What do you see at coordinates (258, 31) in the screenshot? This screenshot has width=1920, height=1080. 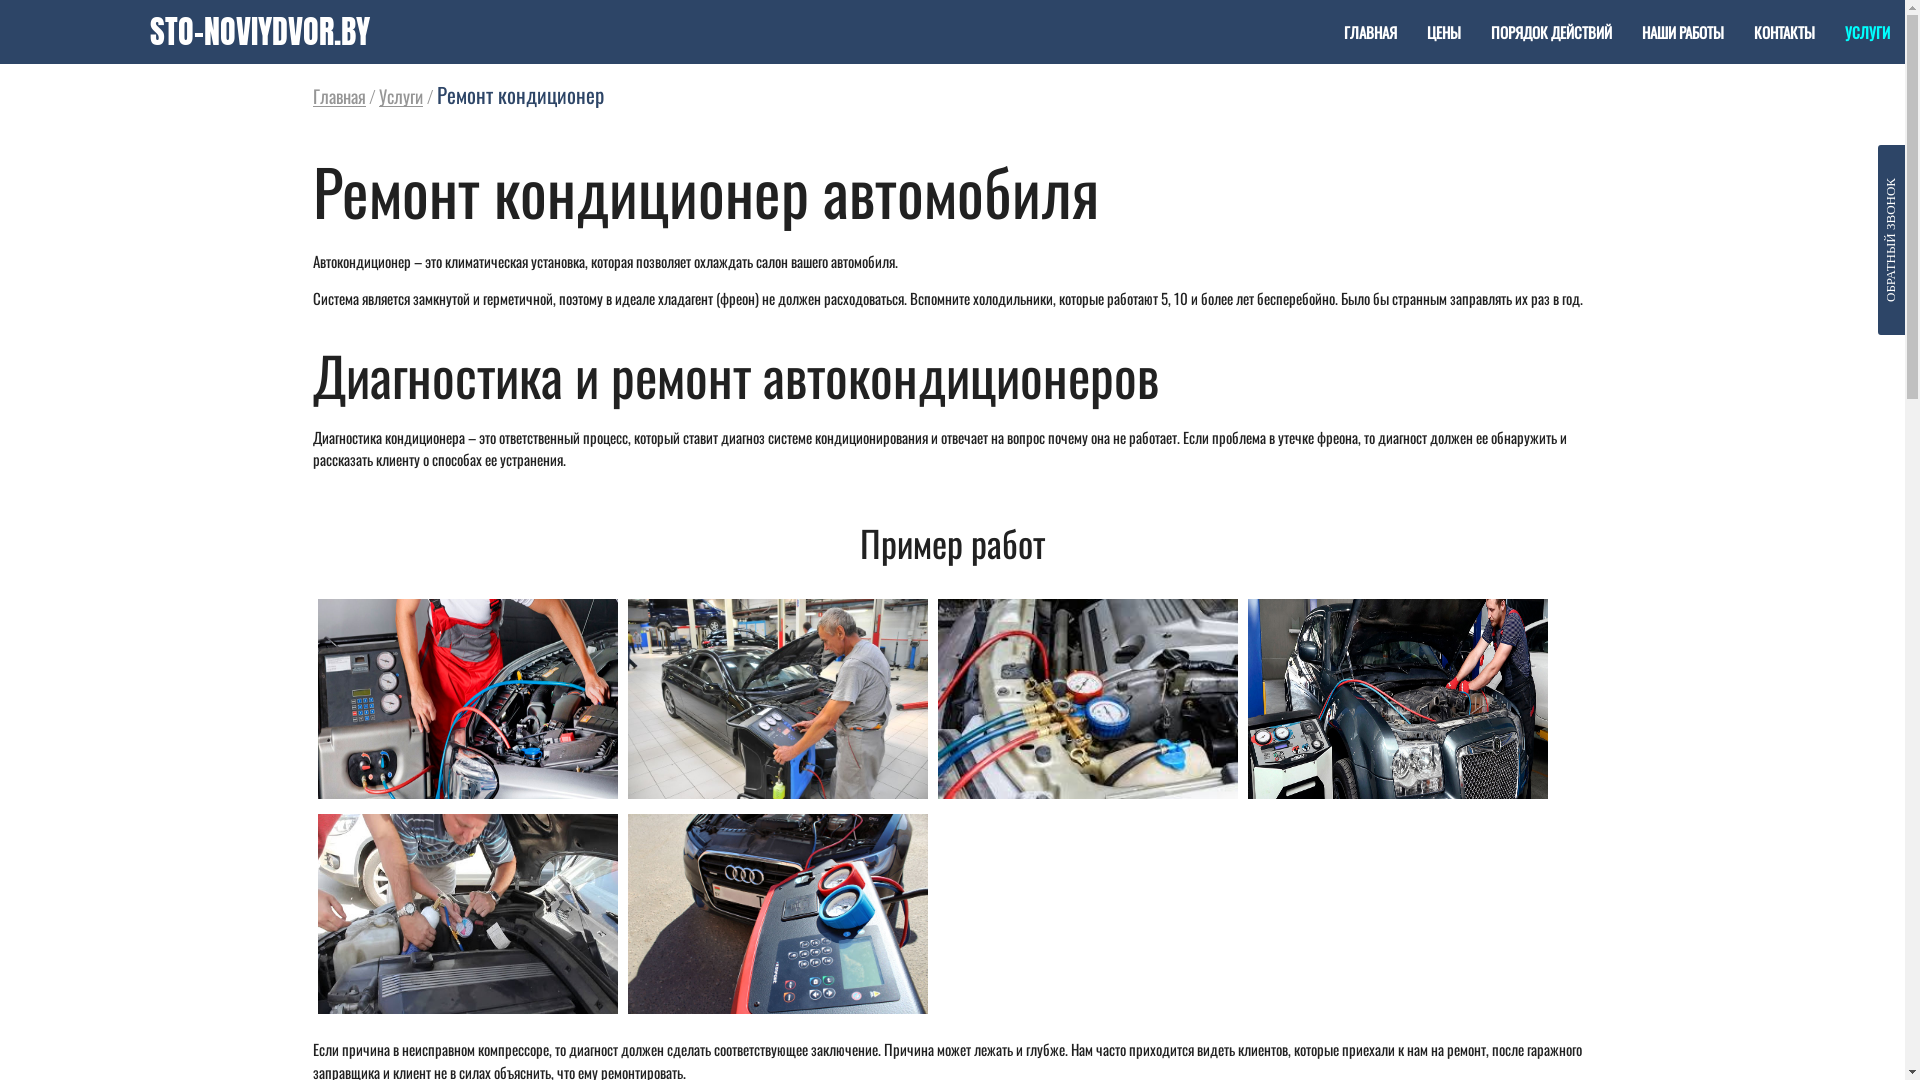 I see `'STO-NOVIYDVOR.BY'` at bounding box center [258, 31].